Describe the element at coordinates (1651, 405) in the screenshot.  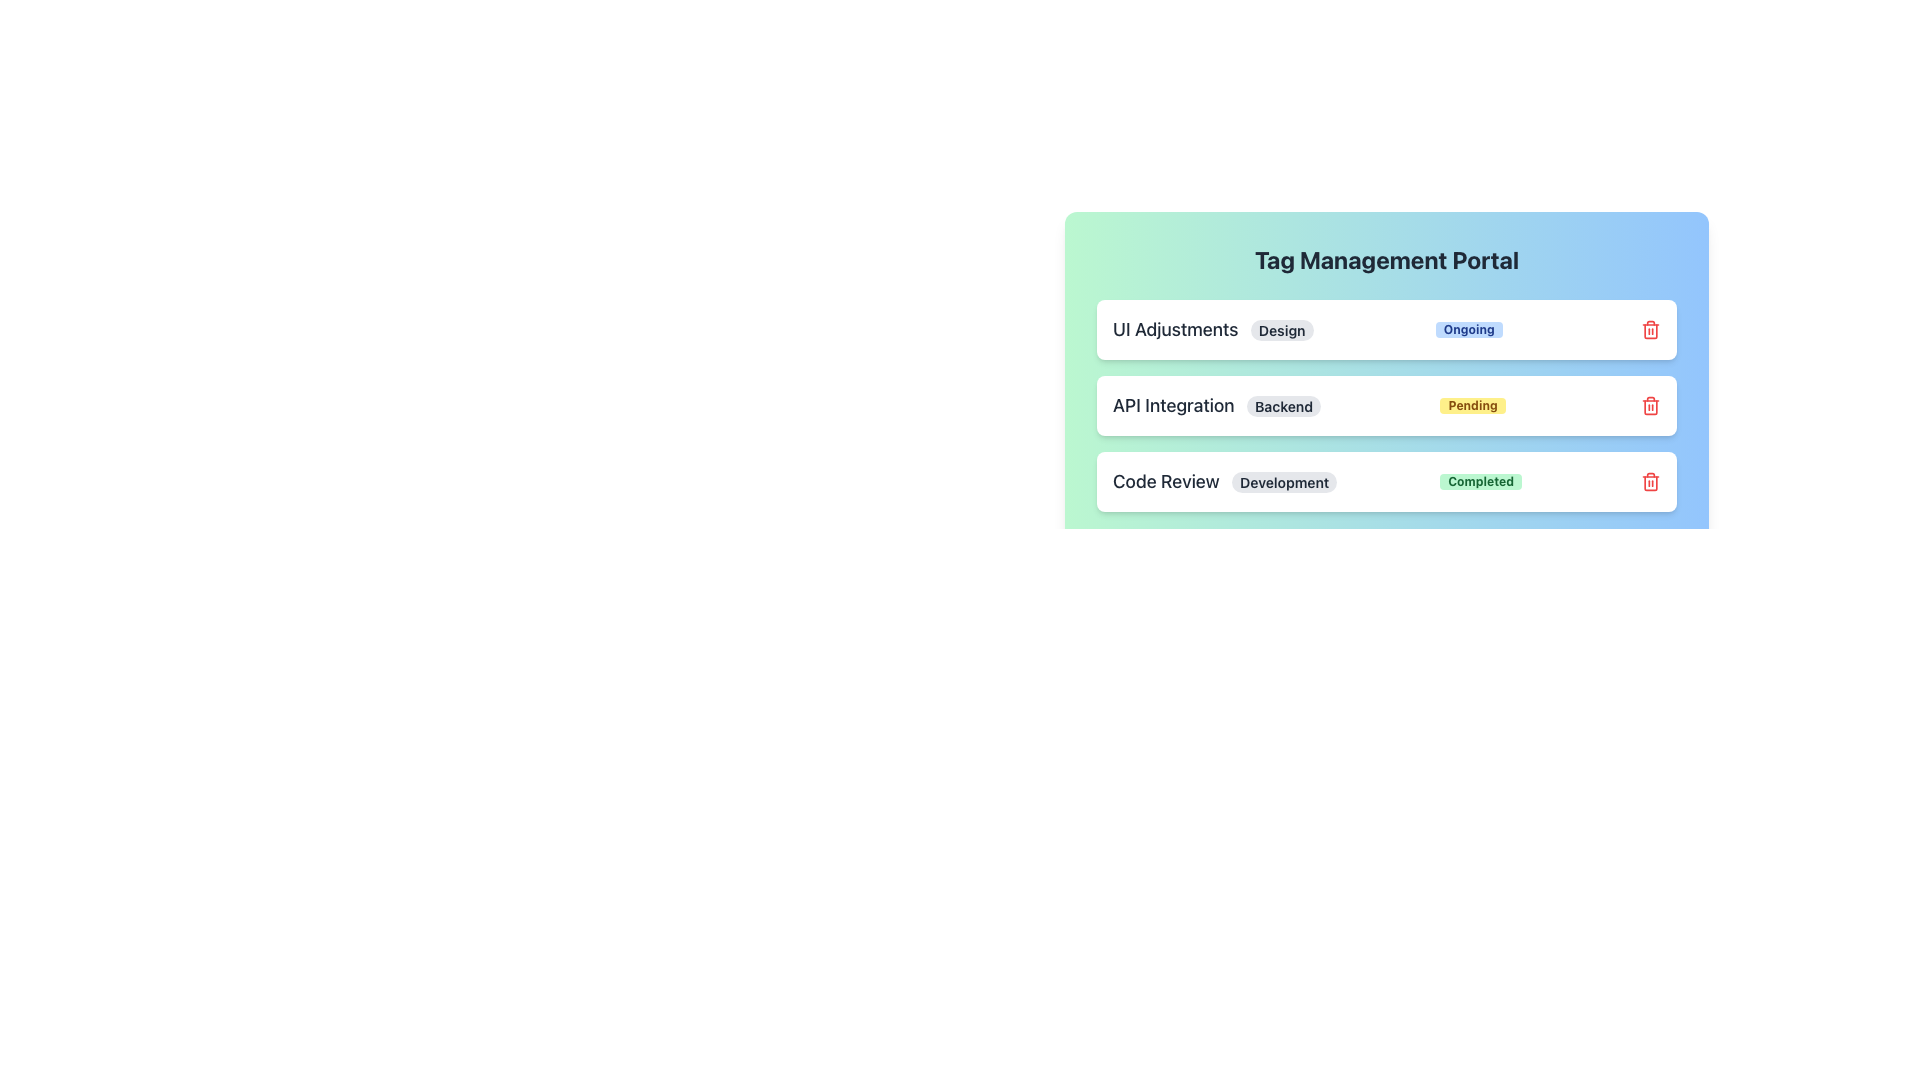
I see `the trash icon button with a red border and white background, located at the right end of the row labeled 'API Integration Backend Pending'` at that location.